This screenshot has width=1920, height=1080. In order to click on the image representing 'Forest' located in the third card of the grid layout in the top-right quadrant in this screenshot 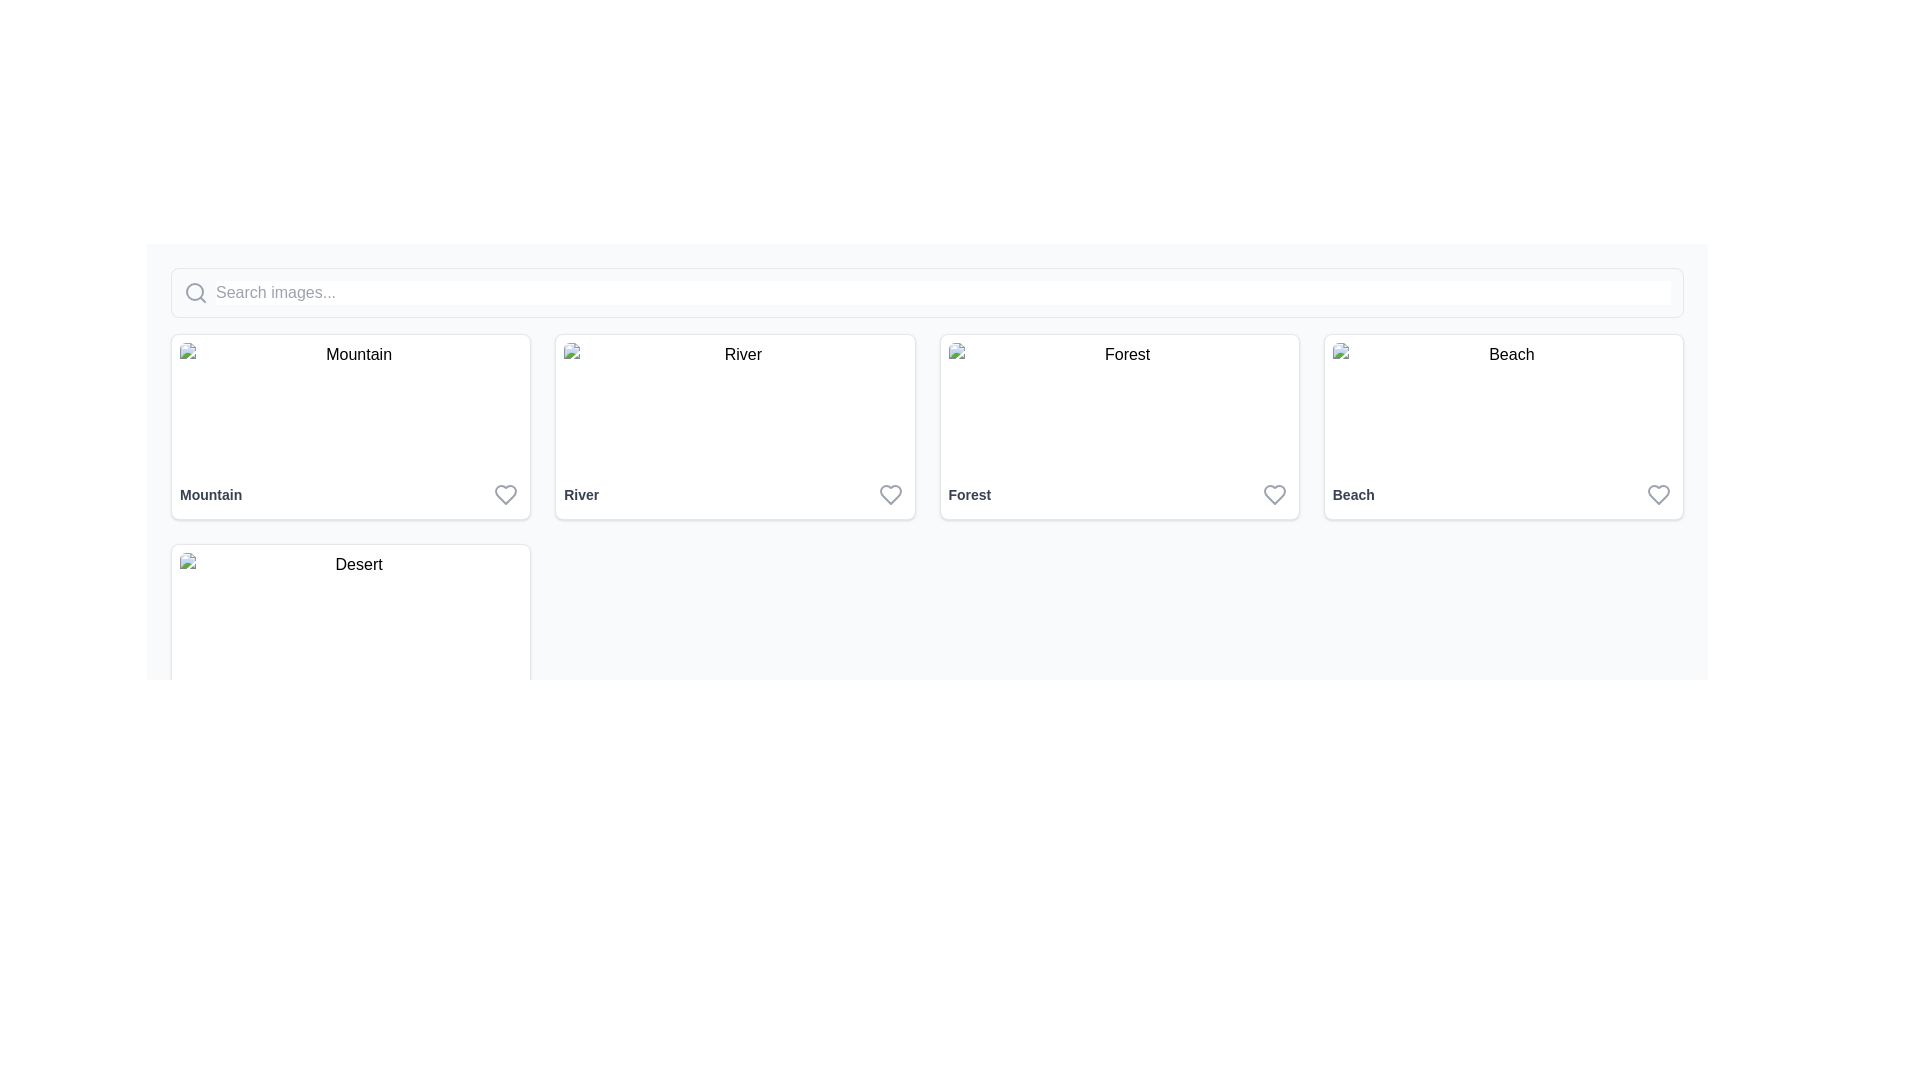, I will do `click(1118, 406)`.